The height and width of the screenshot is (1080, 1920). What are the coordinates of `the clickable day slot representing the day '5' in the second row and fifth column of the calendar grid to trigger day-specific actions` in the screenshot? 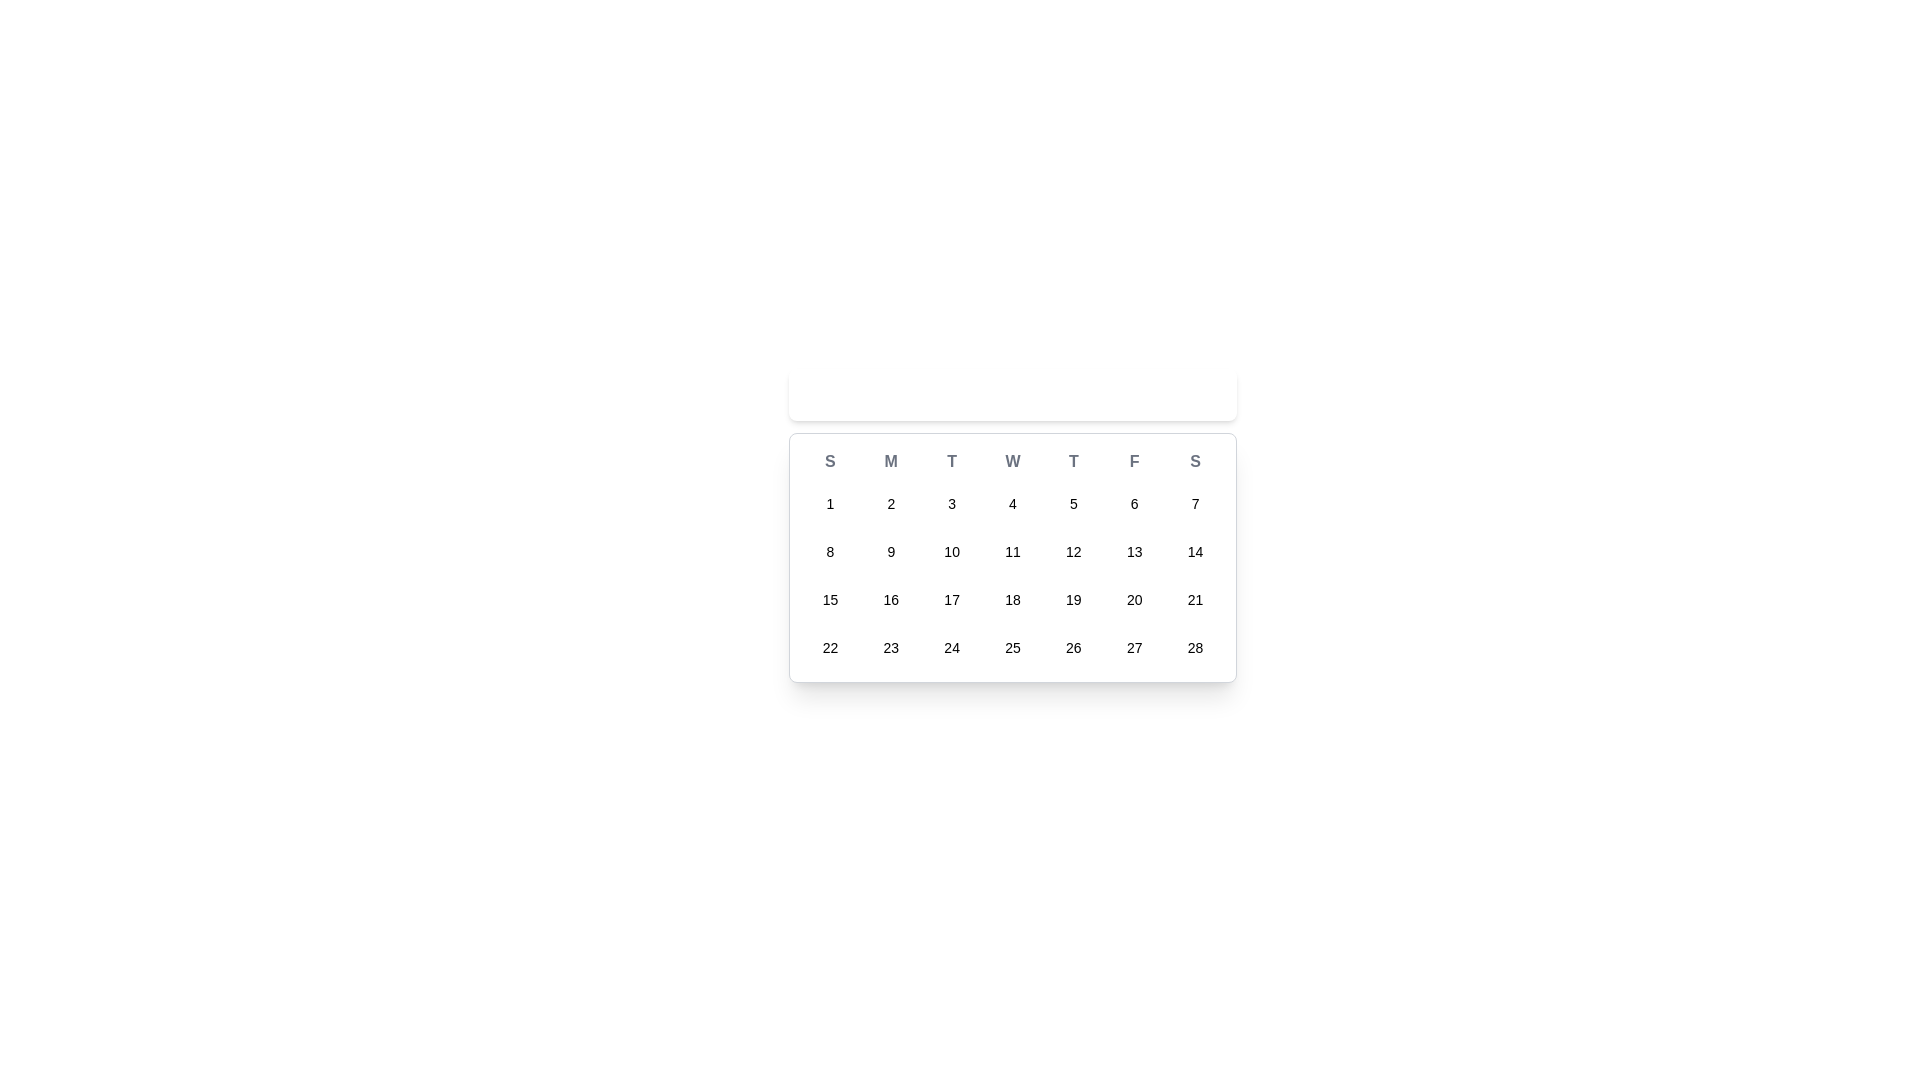 It's located at (1072, 503).